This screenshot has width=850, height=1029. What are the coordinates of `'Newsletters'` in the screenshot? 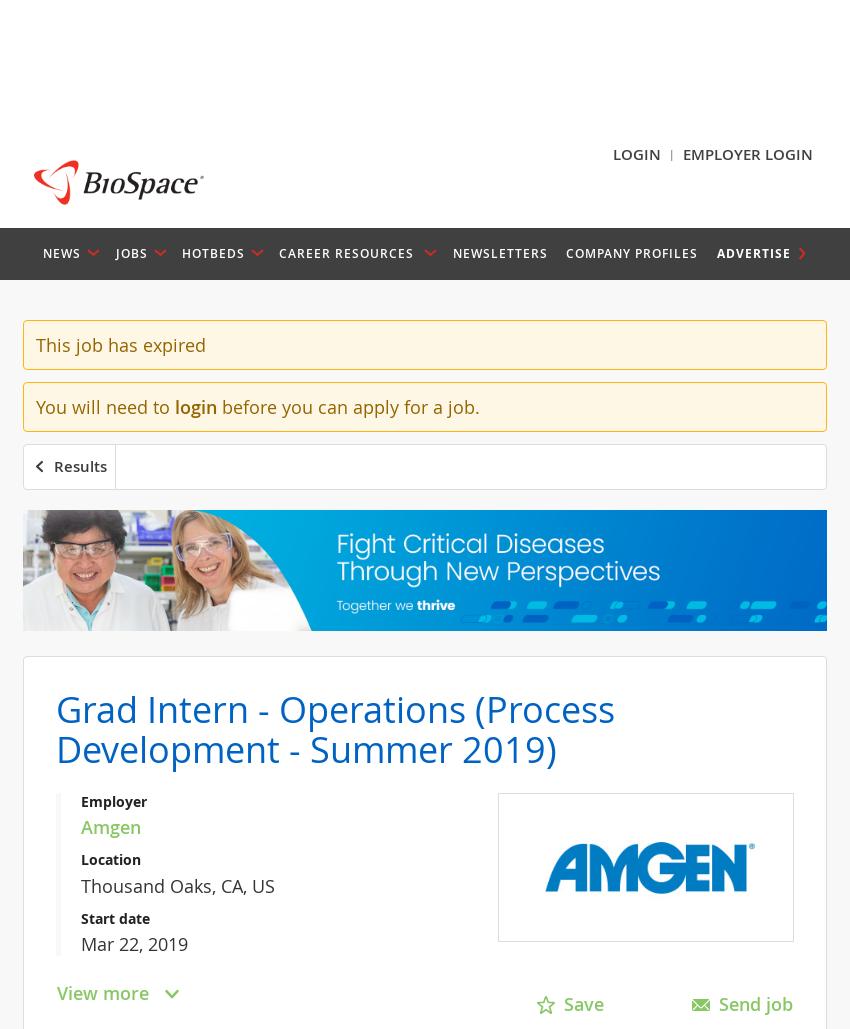 It's located at (451, 251).